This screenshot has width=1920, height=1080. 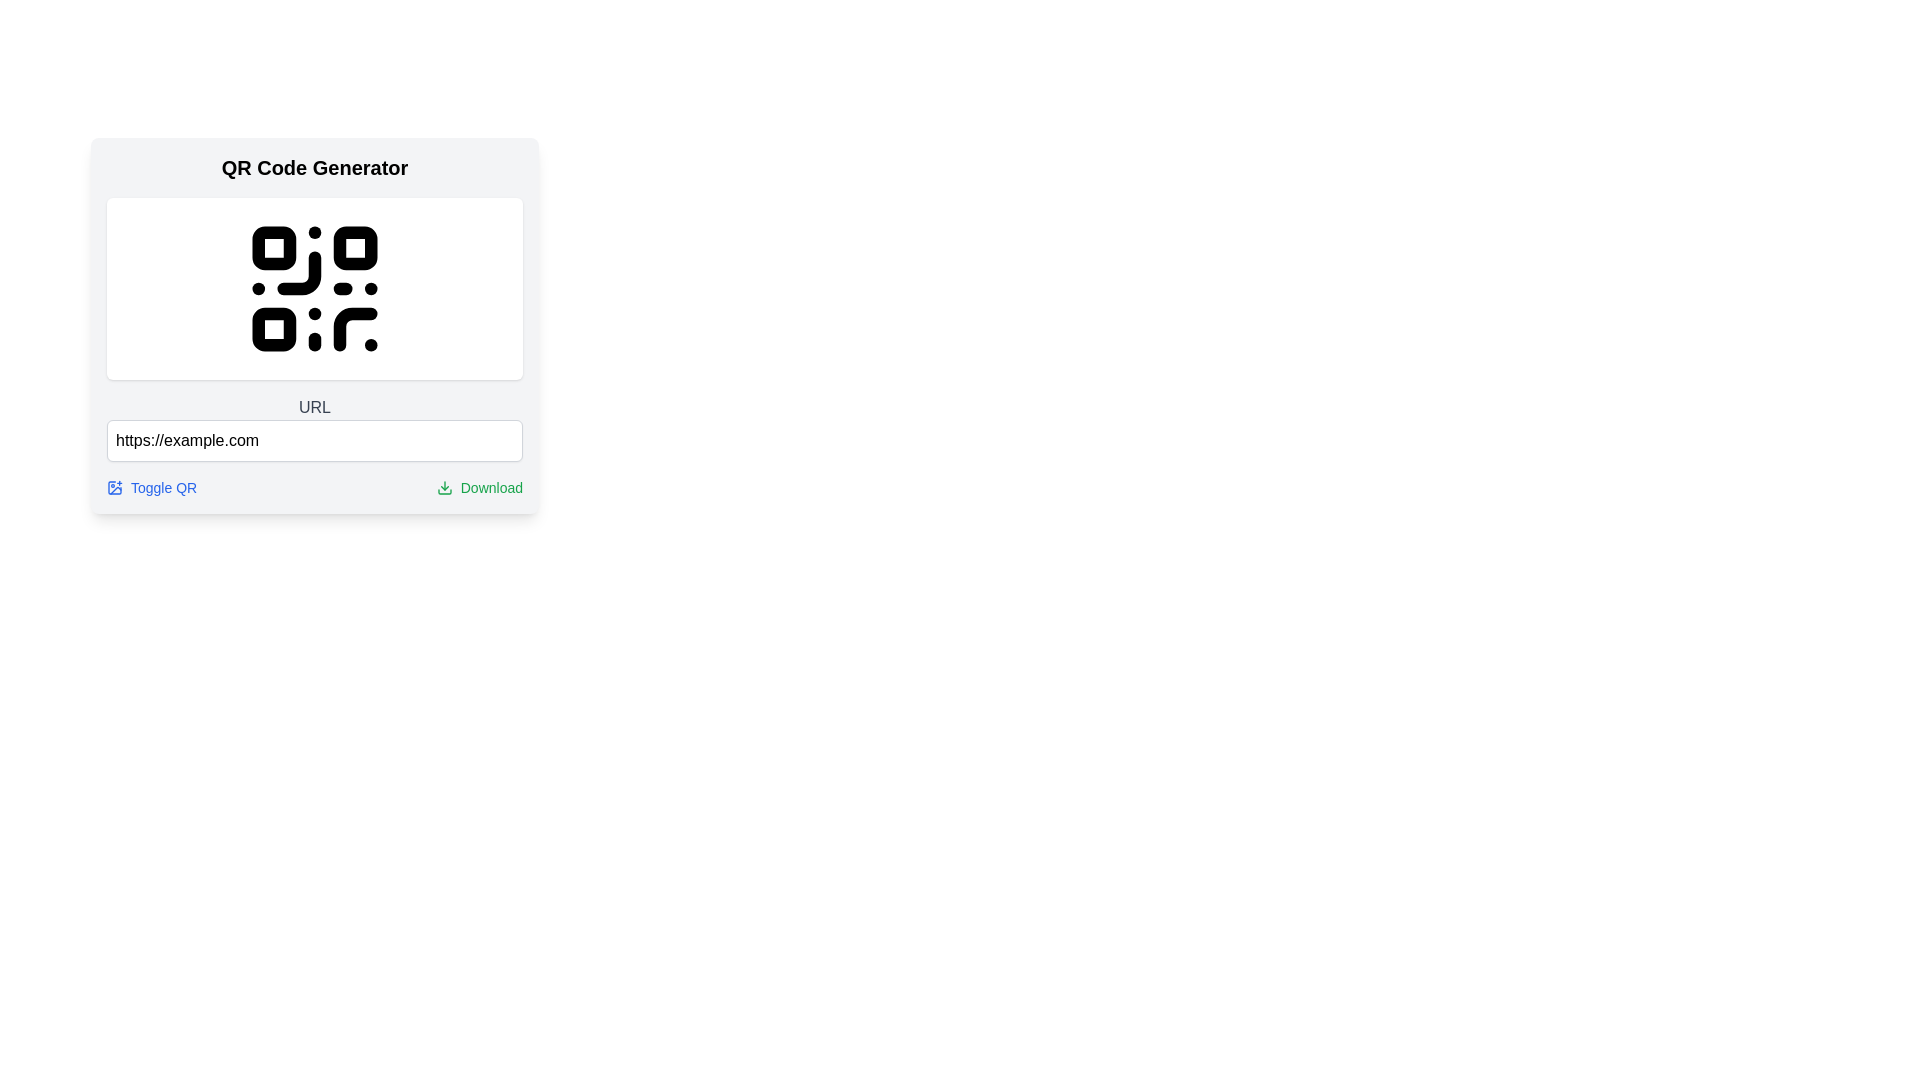 What do you see at coordinates (114, 488) in the screenshot?
I see `the blue icon with a plus sign located adjacent to the blue text 'Toggle QR' in the bottom-left corner of the card containing the QR code and URL input field` at bounding box center [114, 488].